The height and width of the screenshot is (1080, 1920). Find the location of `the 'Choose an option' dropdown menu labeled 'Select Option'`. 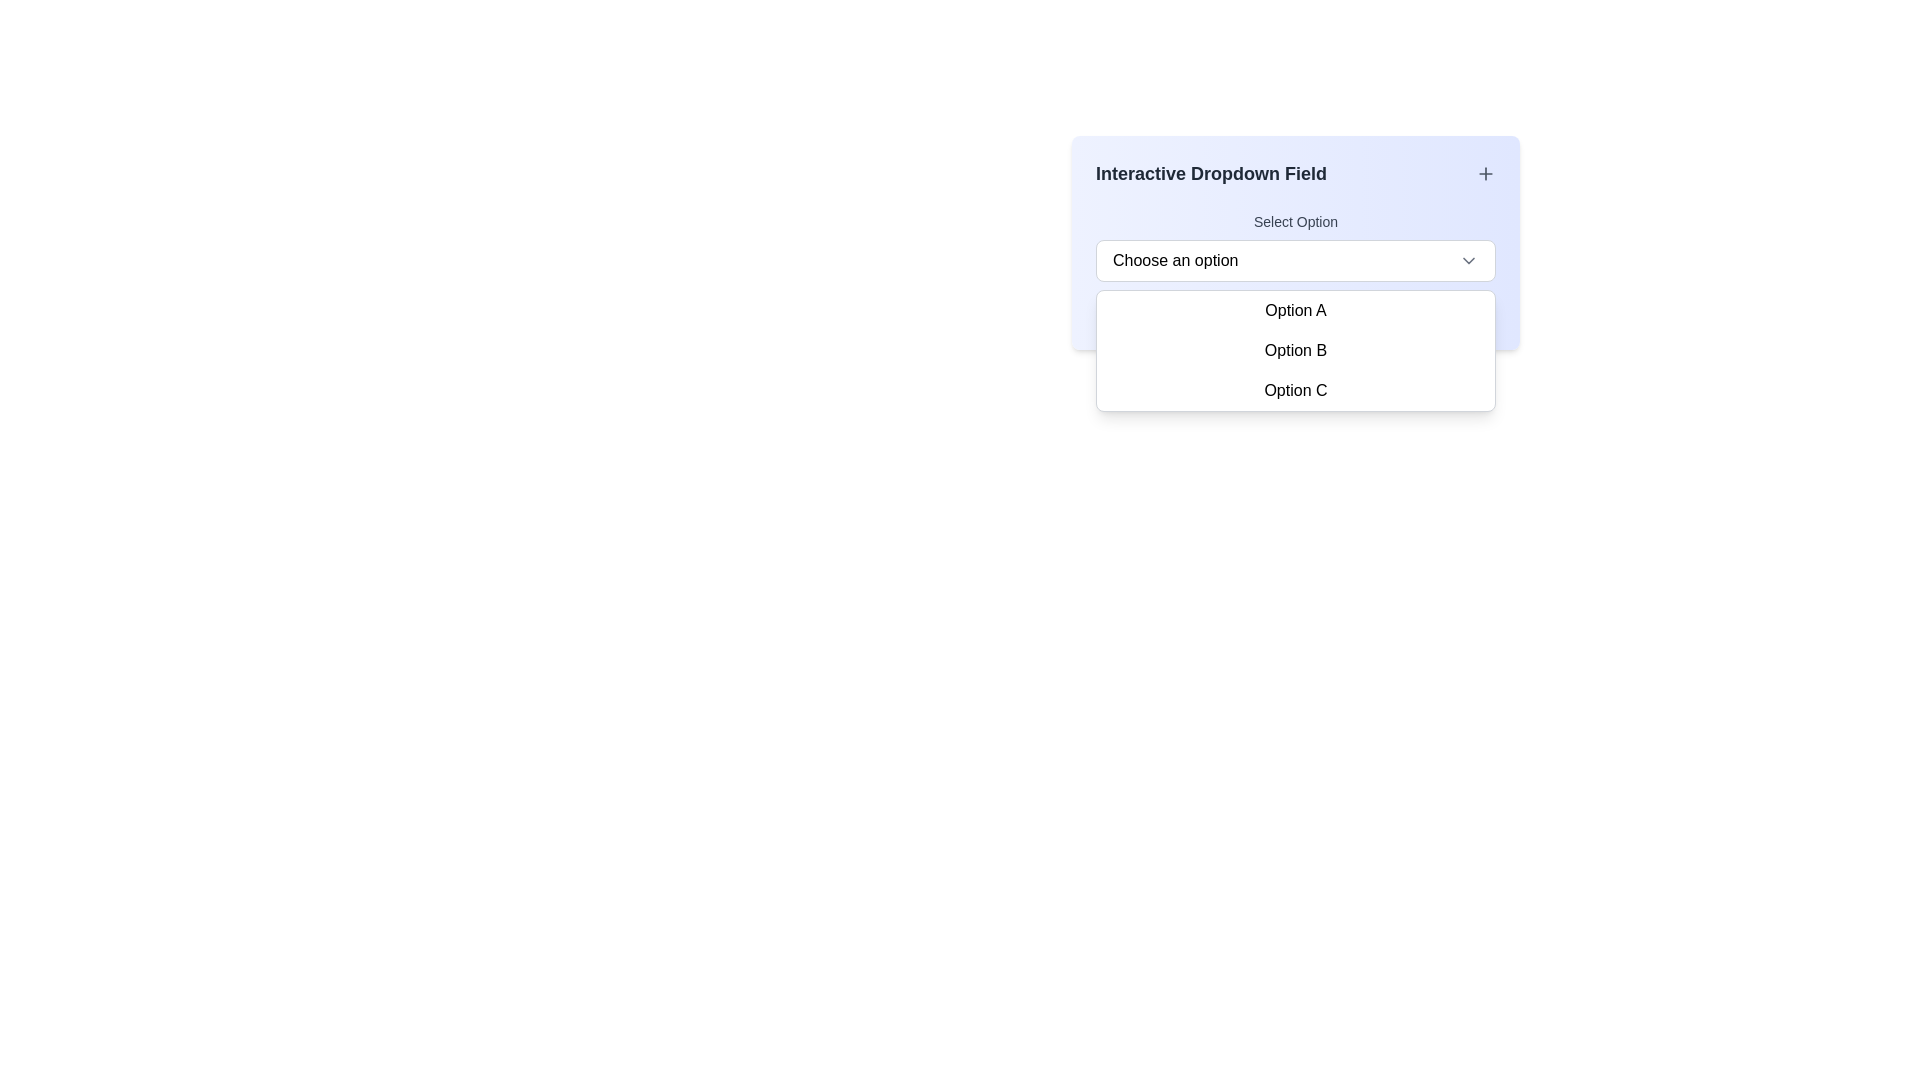

the 'Choose an option' dropdown menu labeled 'Select Option' is located at coordinates (1296, 245).